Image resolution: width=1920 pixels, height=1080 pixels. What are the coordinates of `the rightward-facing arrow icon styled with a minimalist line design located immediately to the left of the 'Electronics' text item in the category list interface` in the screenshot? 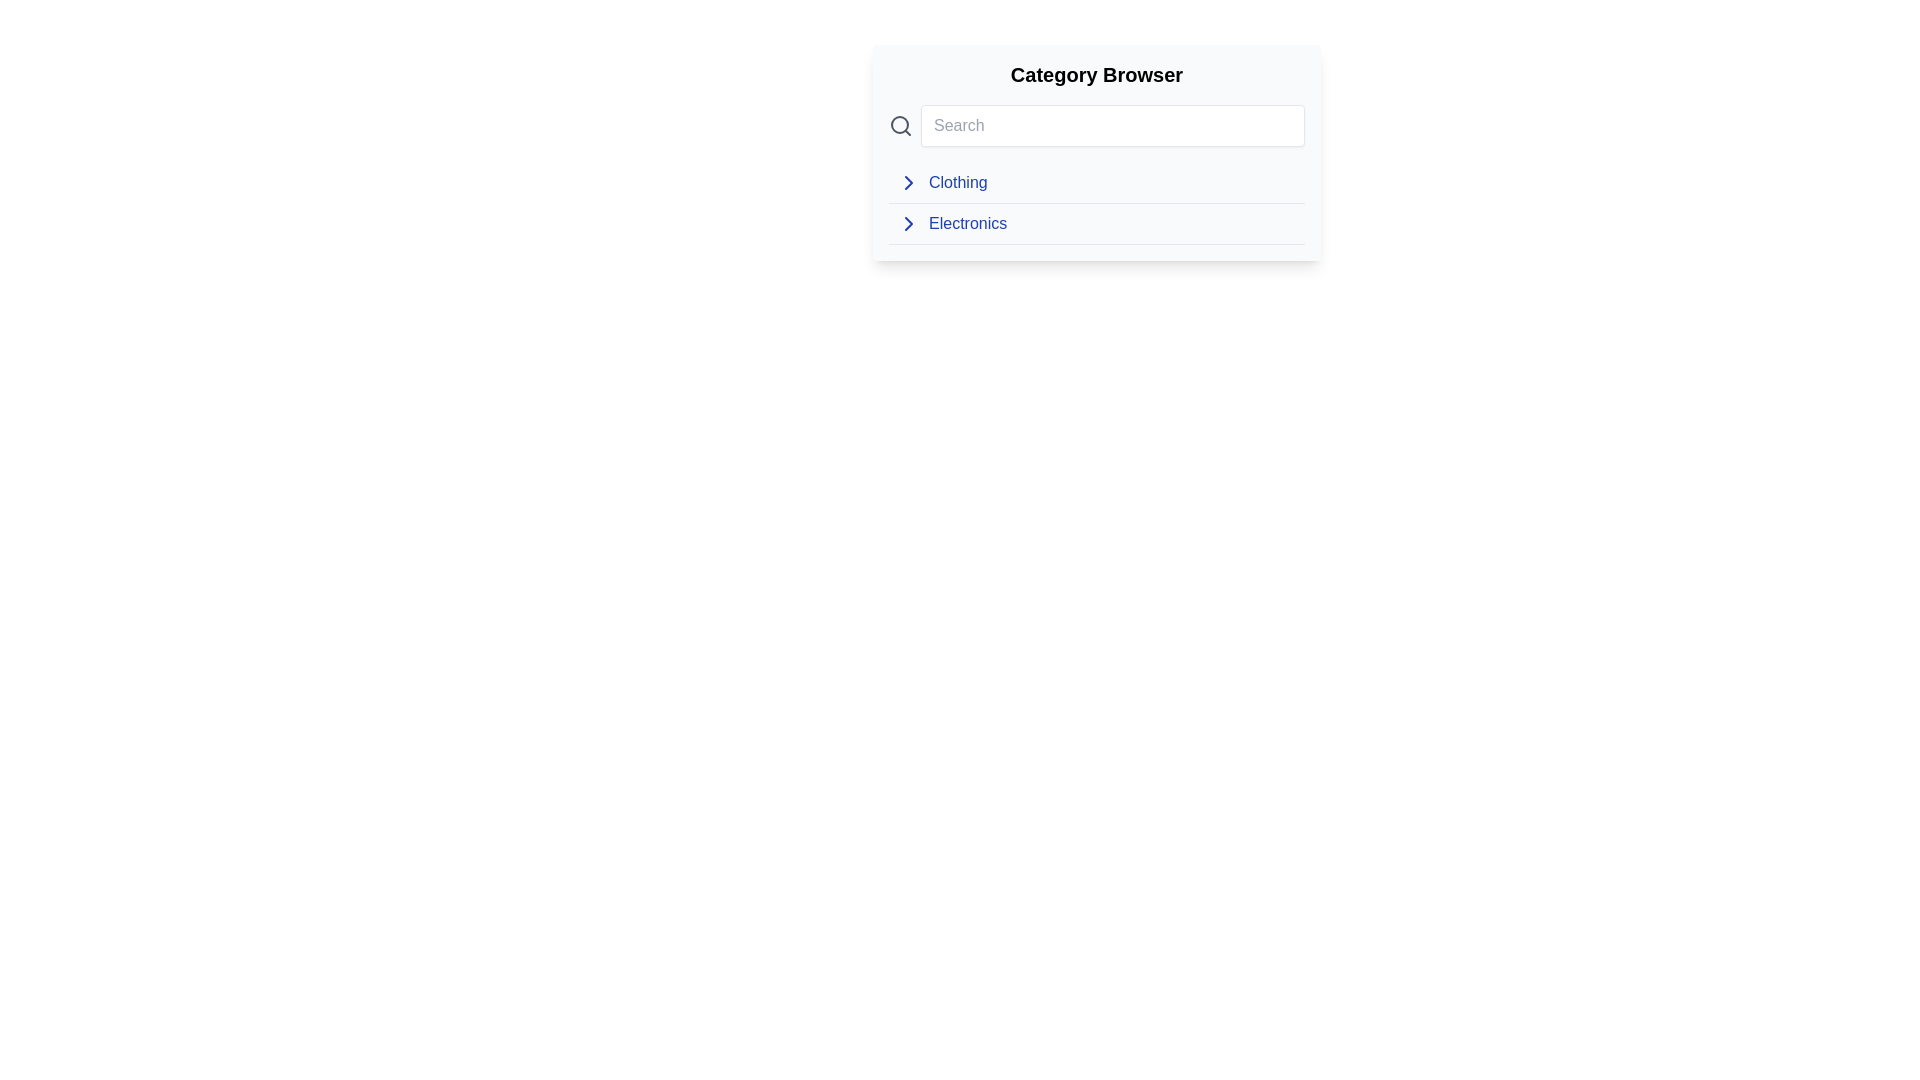 It's located at (907, 223).